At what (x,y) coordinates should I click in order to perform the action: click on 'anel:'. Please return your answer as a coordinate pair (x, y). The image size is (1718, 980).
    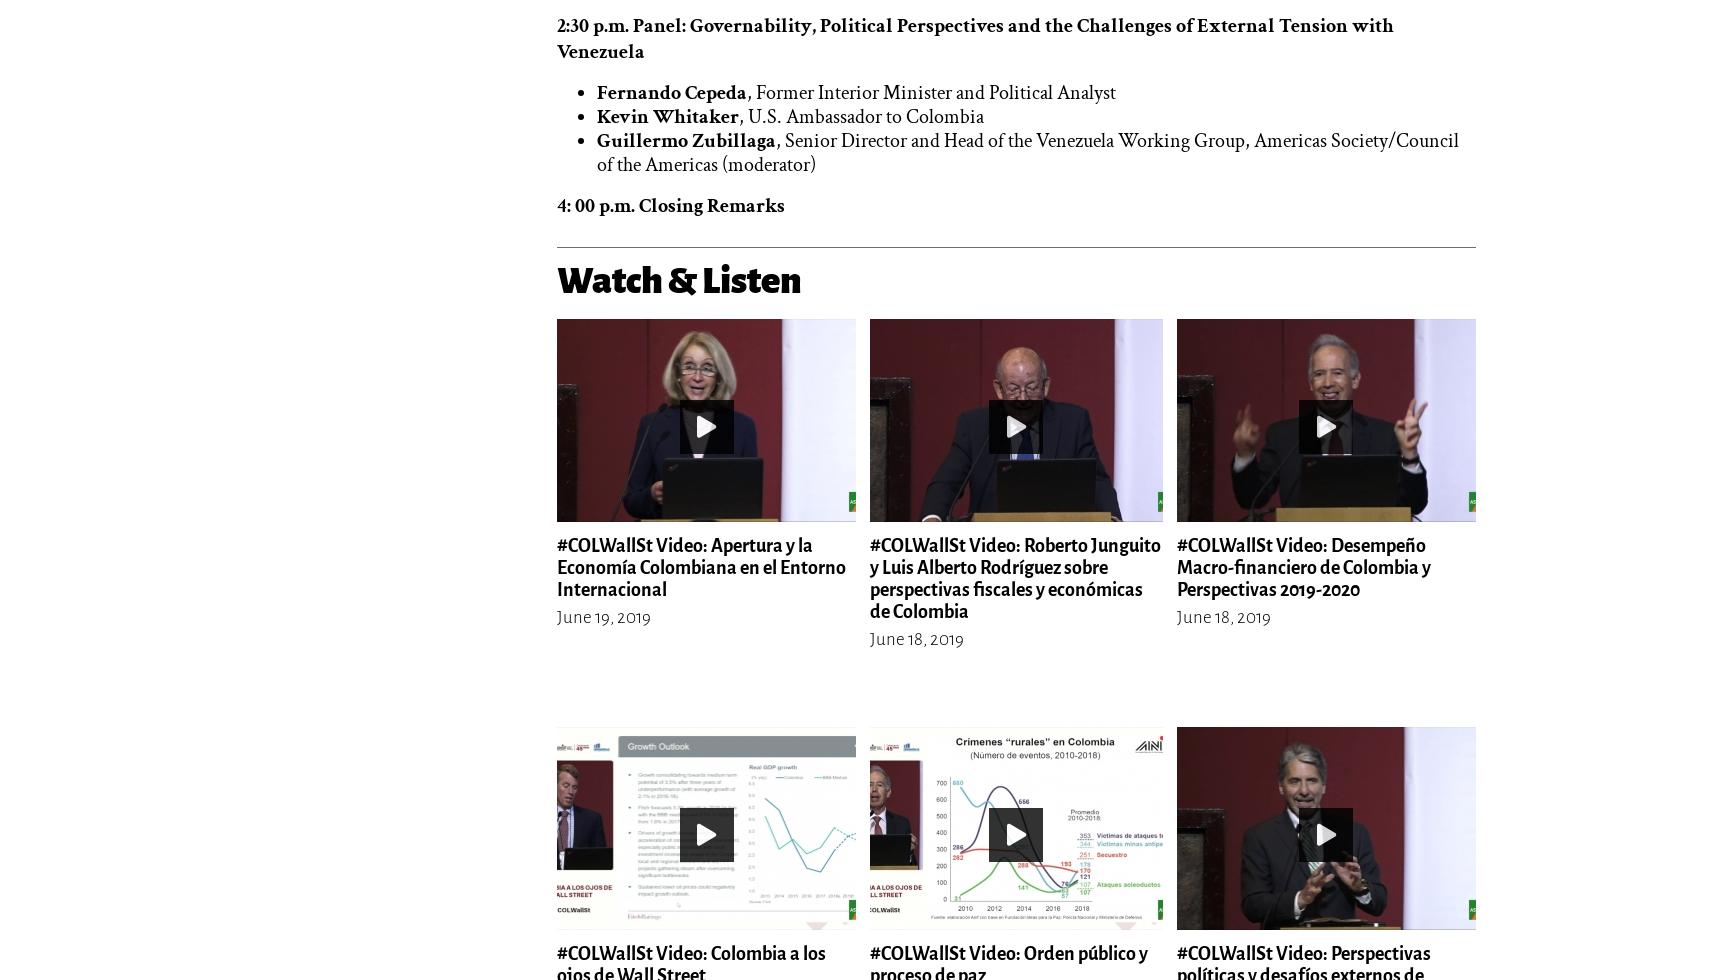
    Looking at the image, I should click on (666, 24).